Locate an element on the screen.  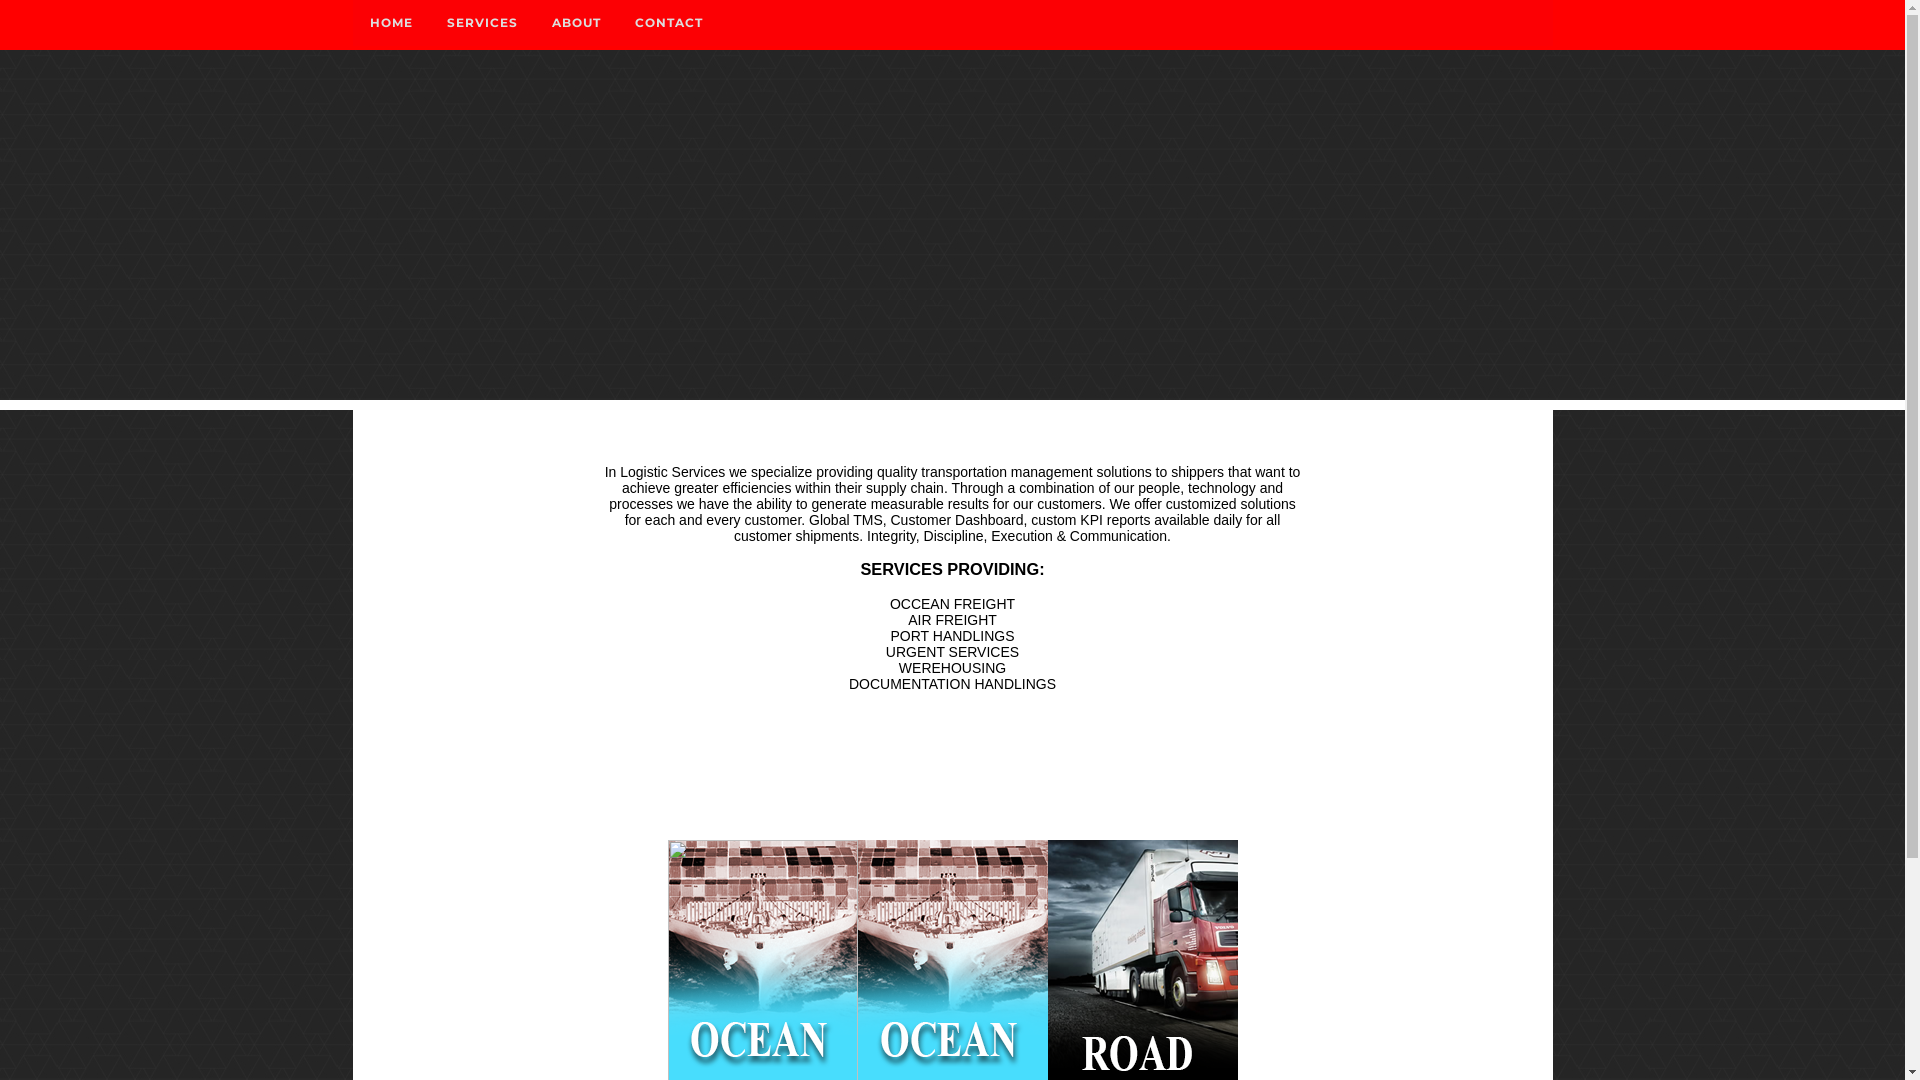
'CONTACT' is located at coordinates (668, 23).